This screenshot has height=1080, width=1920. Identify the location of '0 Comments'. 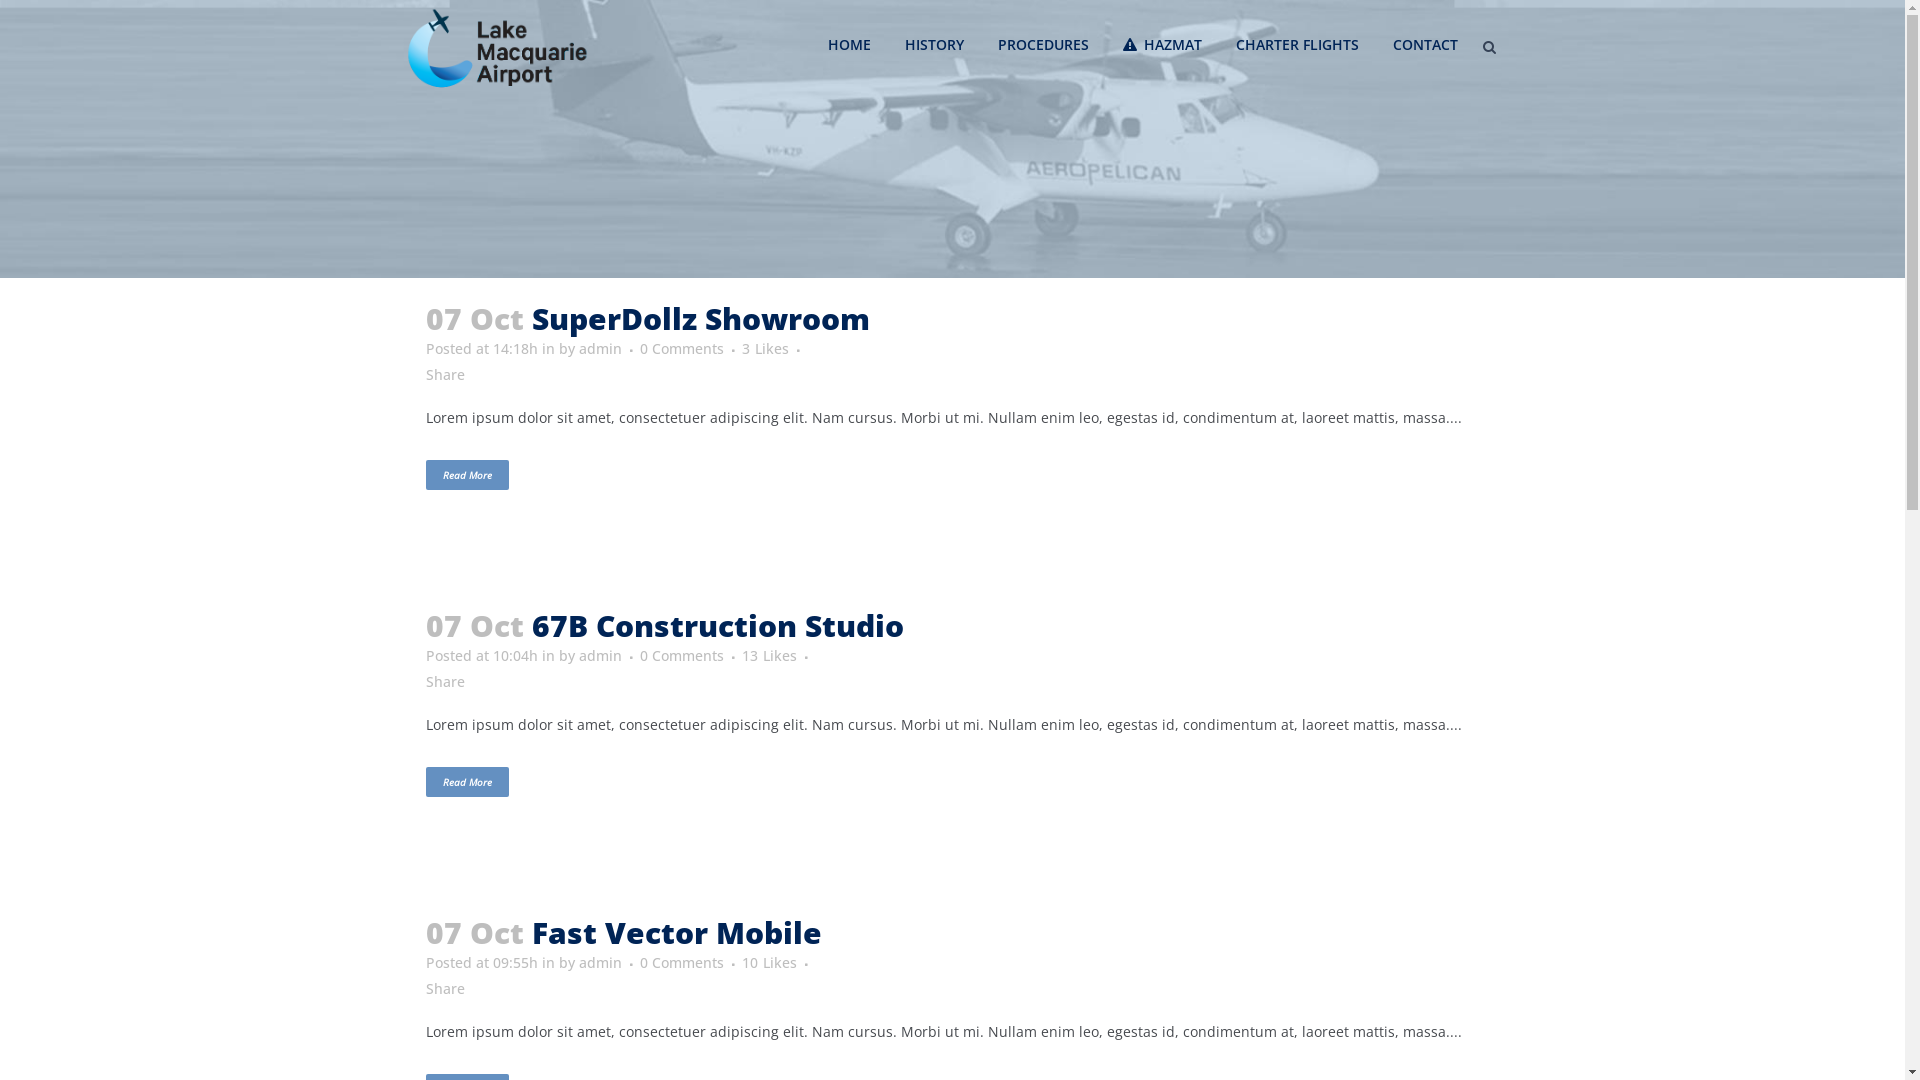
(638, 655).